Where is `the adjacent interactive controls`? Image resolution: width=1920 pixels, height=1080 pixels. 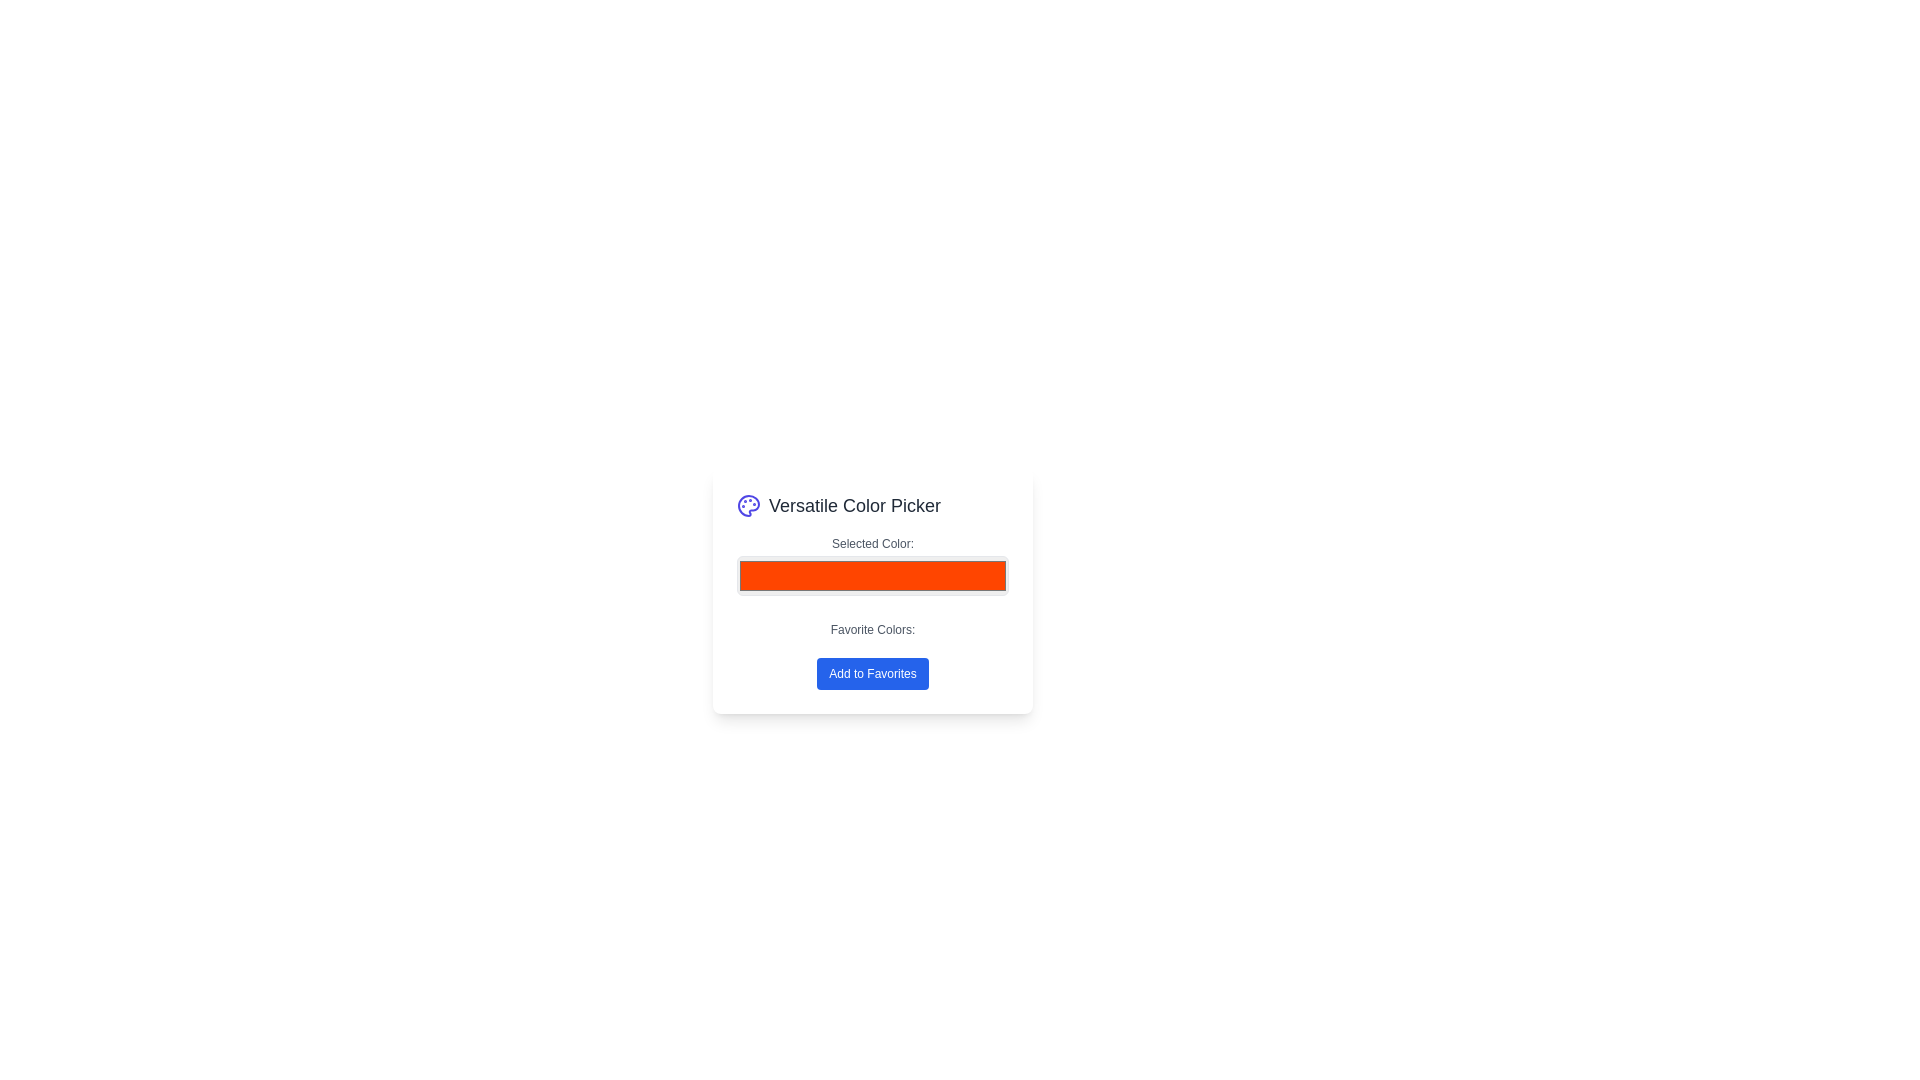 the adjacent interactive controls is located at coordinates (873, 567).